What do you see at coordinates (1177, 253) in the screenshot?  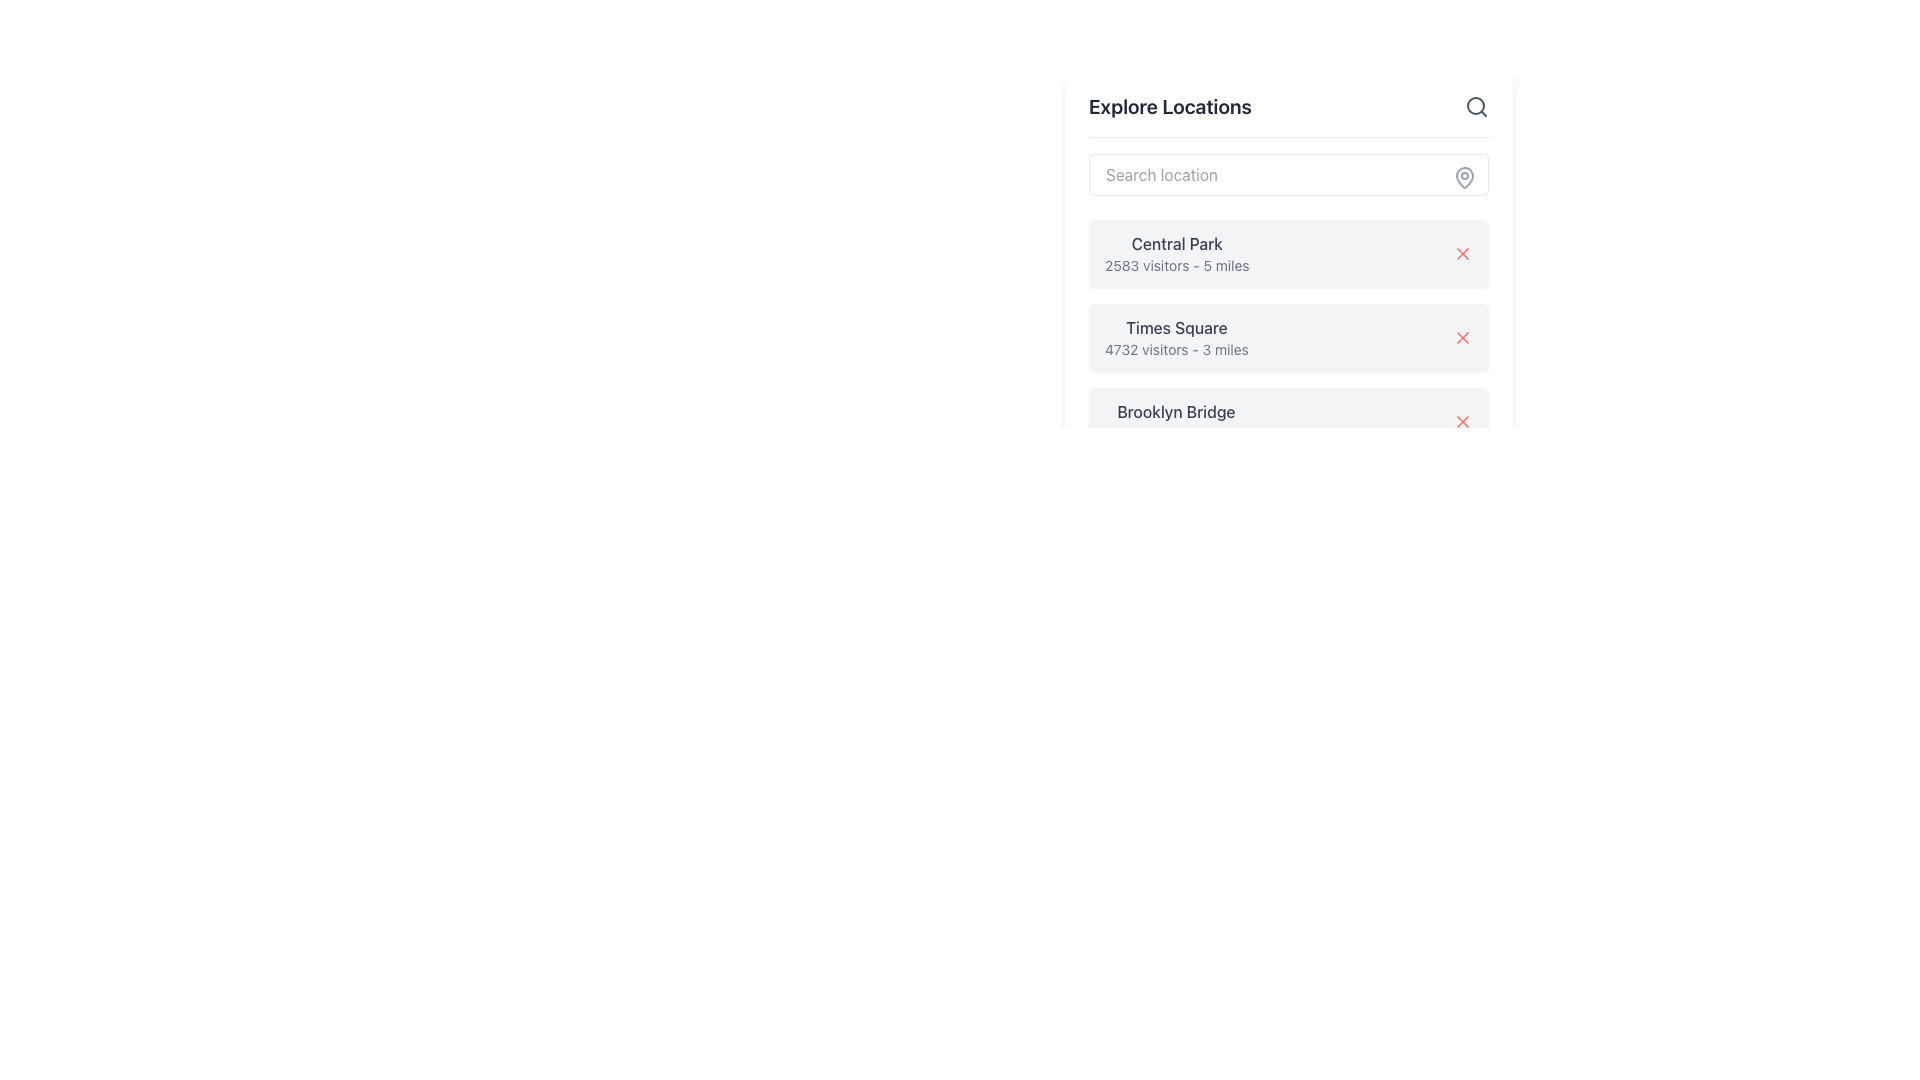 I see `the first entry in the 'Explore Locations' section, which is a Text Information Block displaying location details such as name, visitor count, and distance` at bounding box center [1177, 253].